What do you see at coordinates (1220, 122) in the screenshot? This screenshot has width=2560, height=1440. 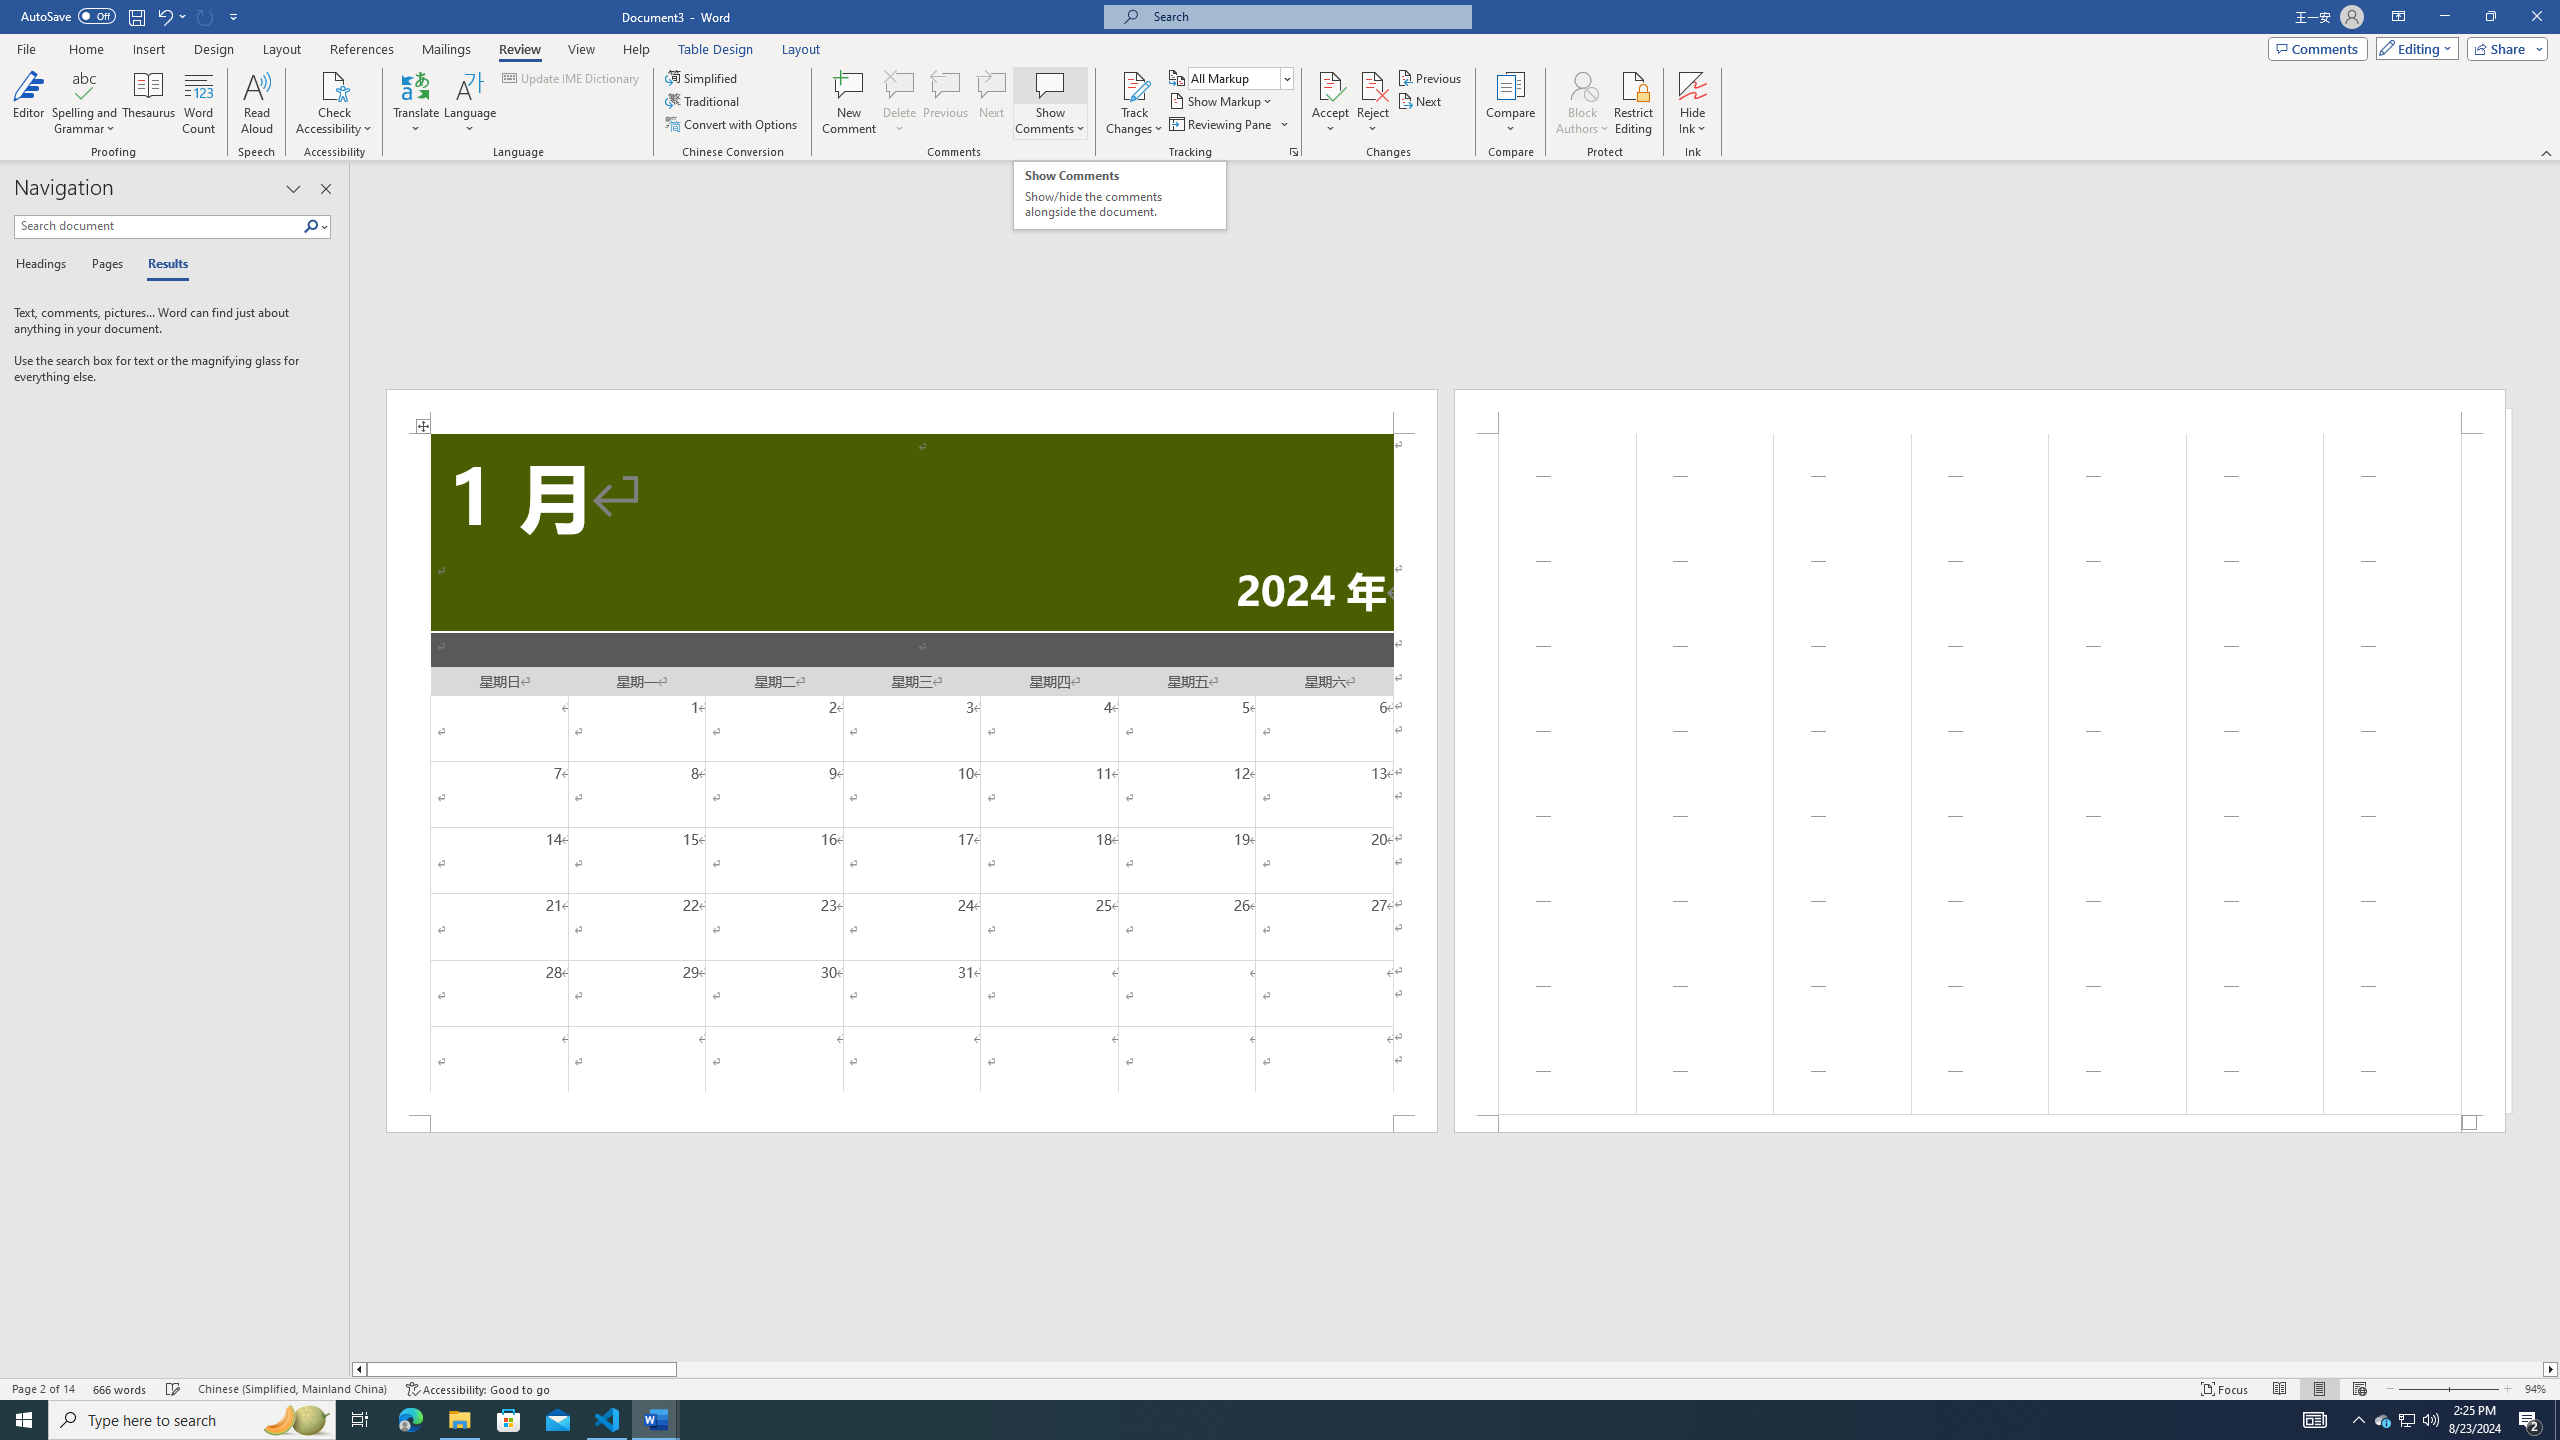 I see `'Reviewing Pane'` at bounding box center [1220, 122].